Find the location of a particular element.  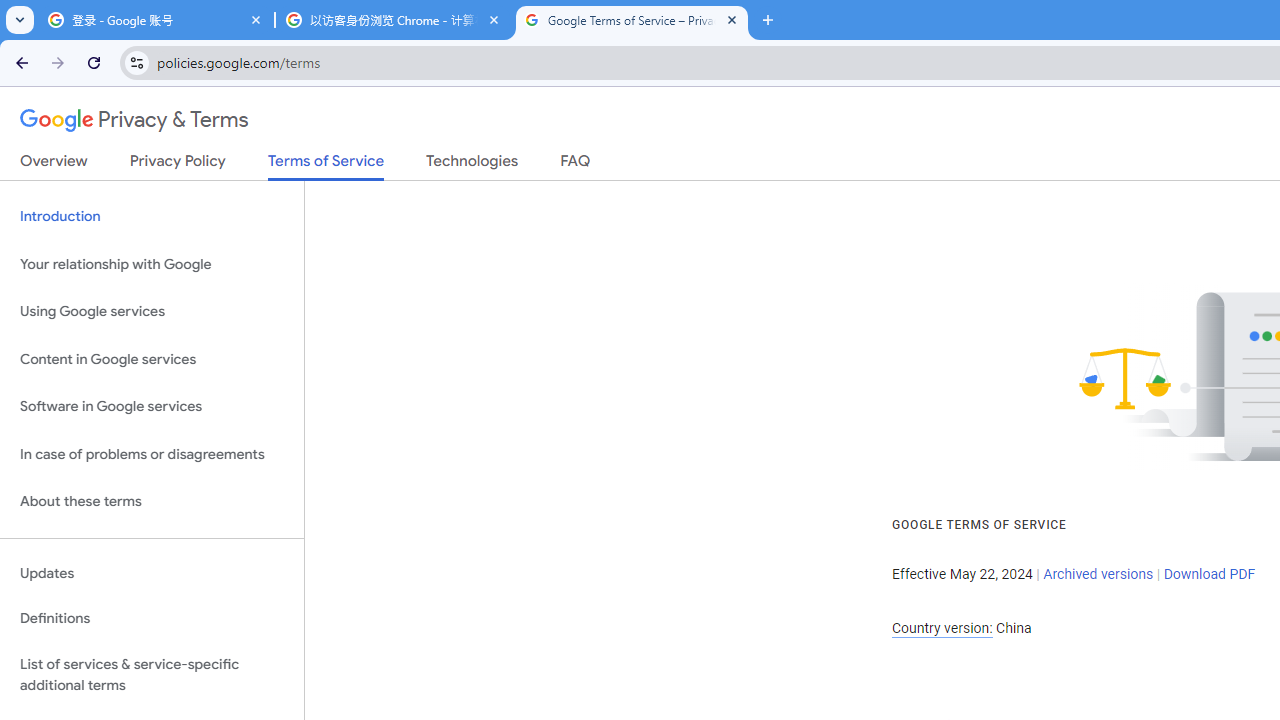

'Using Google services' is located at coordinates (151, 312).